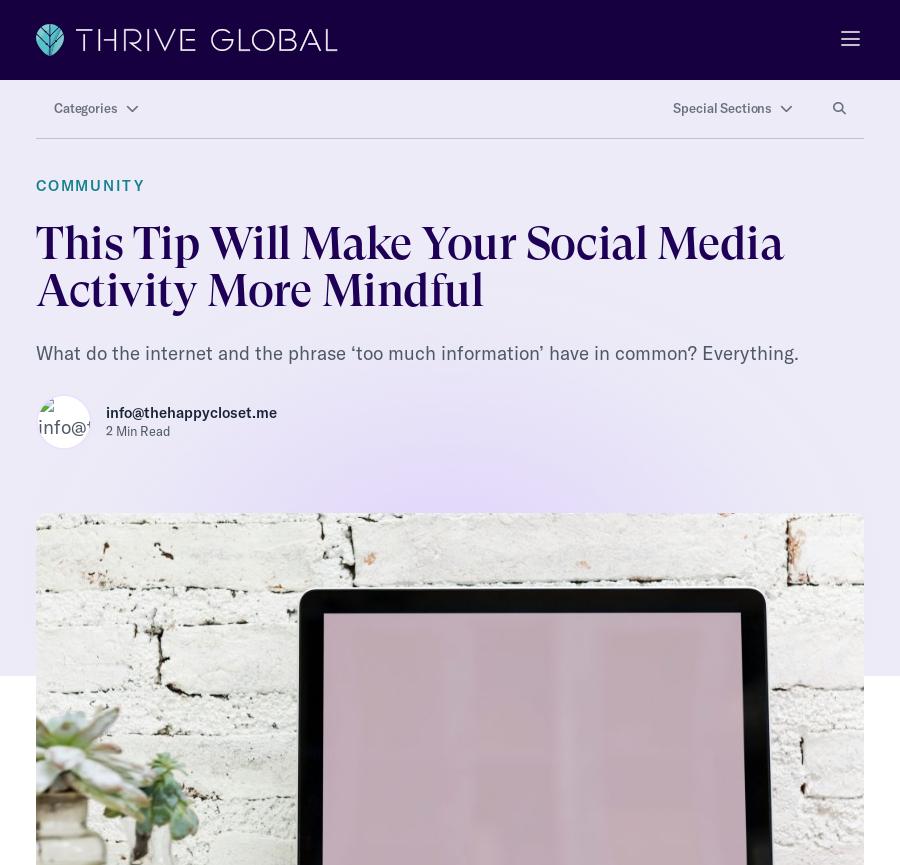 The image size is (900, 865). What do you see at coordinates (63, 810) in the screenshot?
I see `'Careers'` at bounding box center [63, 810].